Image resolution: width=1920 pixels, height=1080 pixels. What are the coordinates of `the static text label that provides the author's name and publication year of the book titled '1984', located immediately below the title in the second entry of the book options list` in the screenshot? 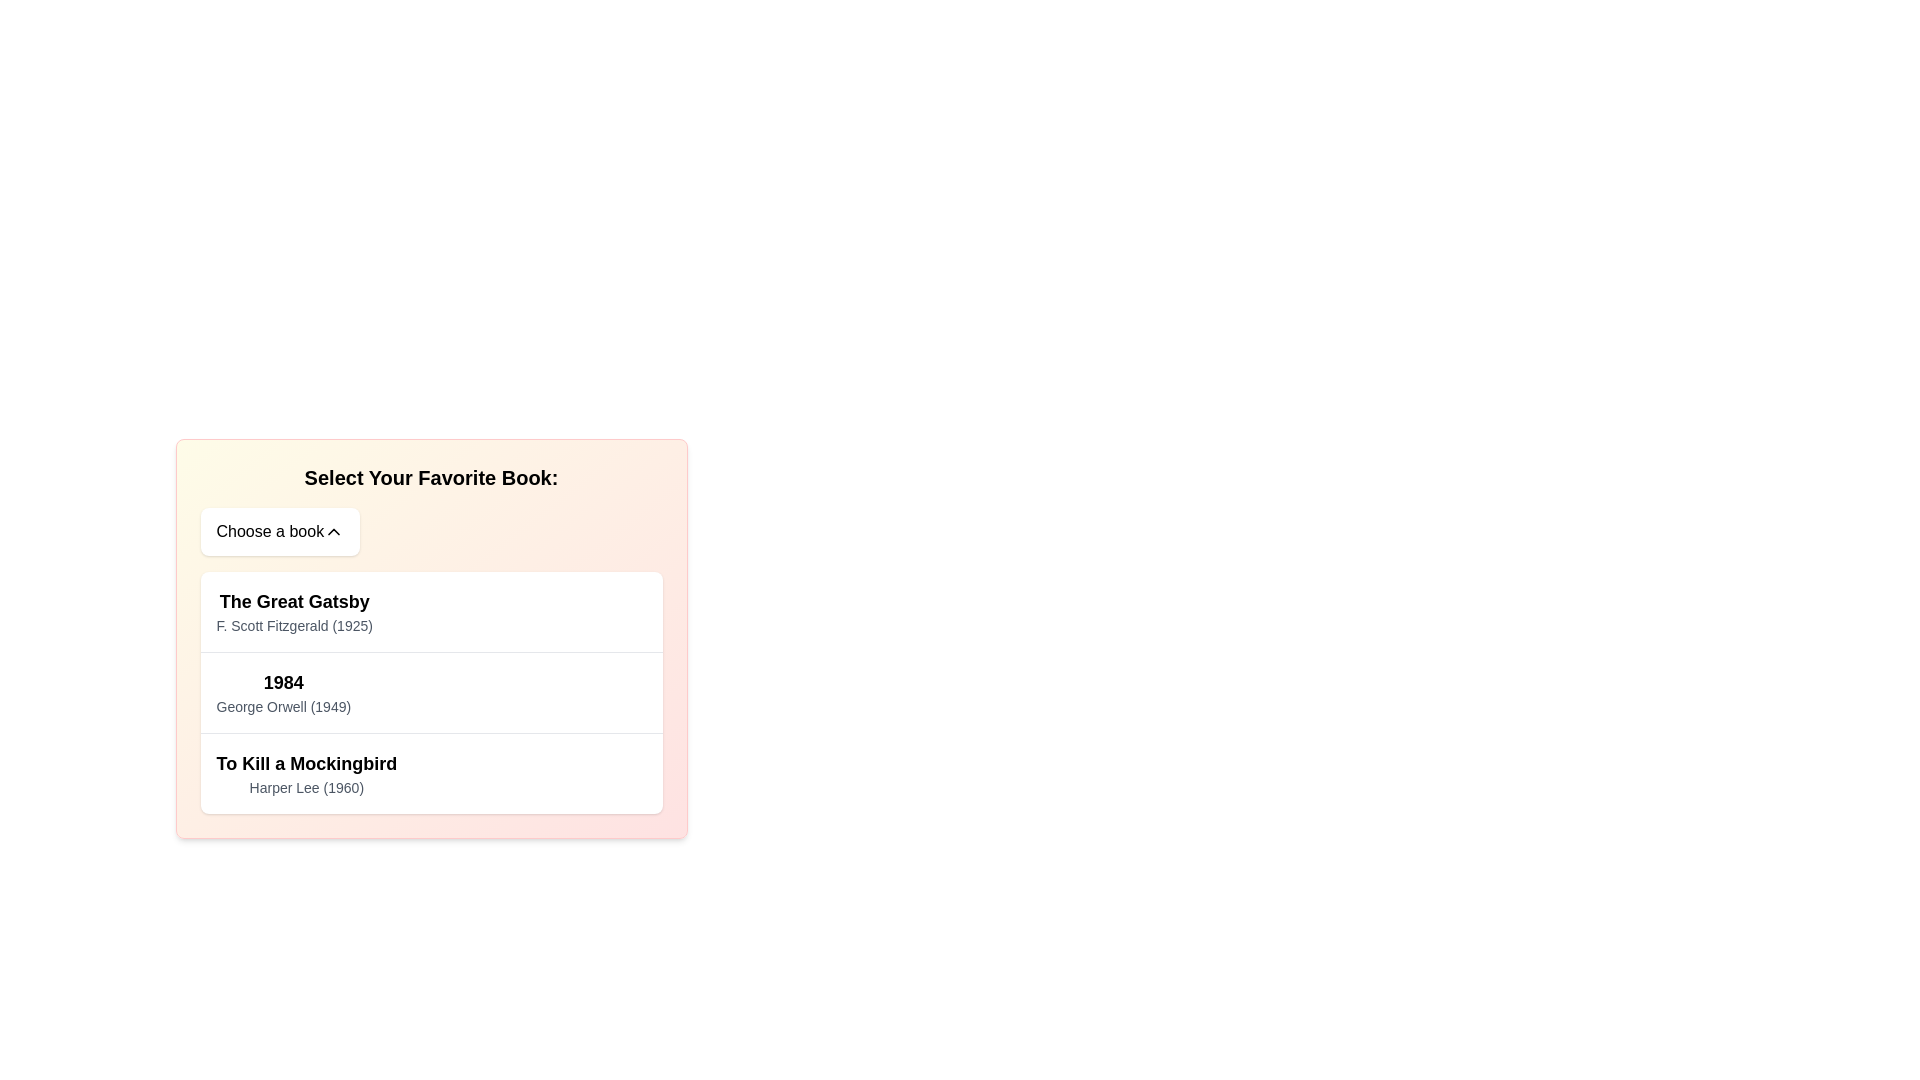 It's located at (282, 705).